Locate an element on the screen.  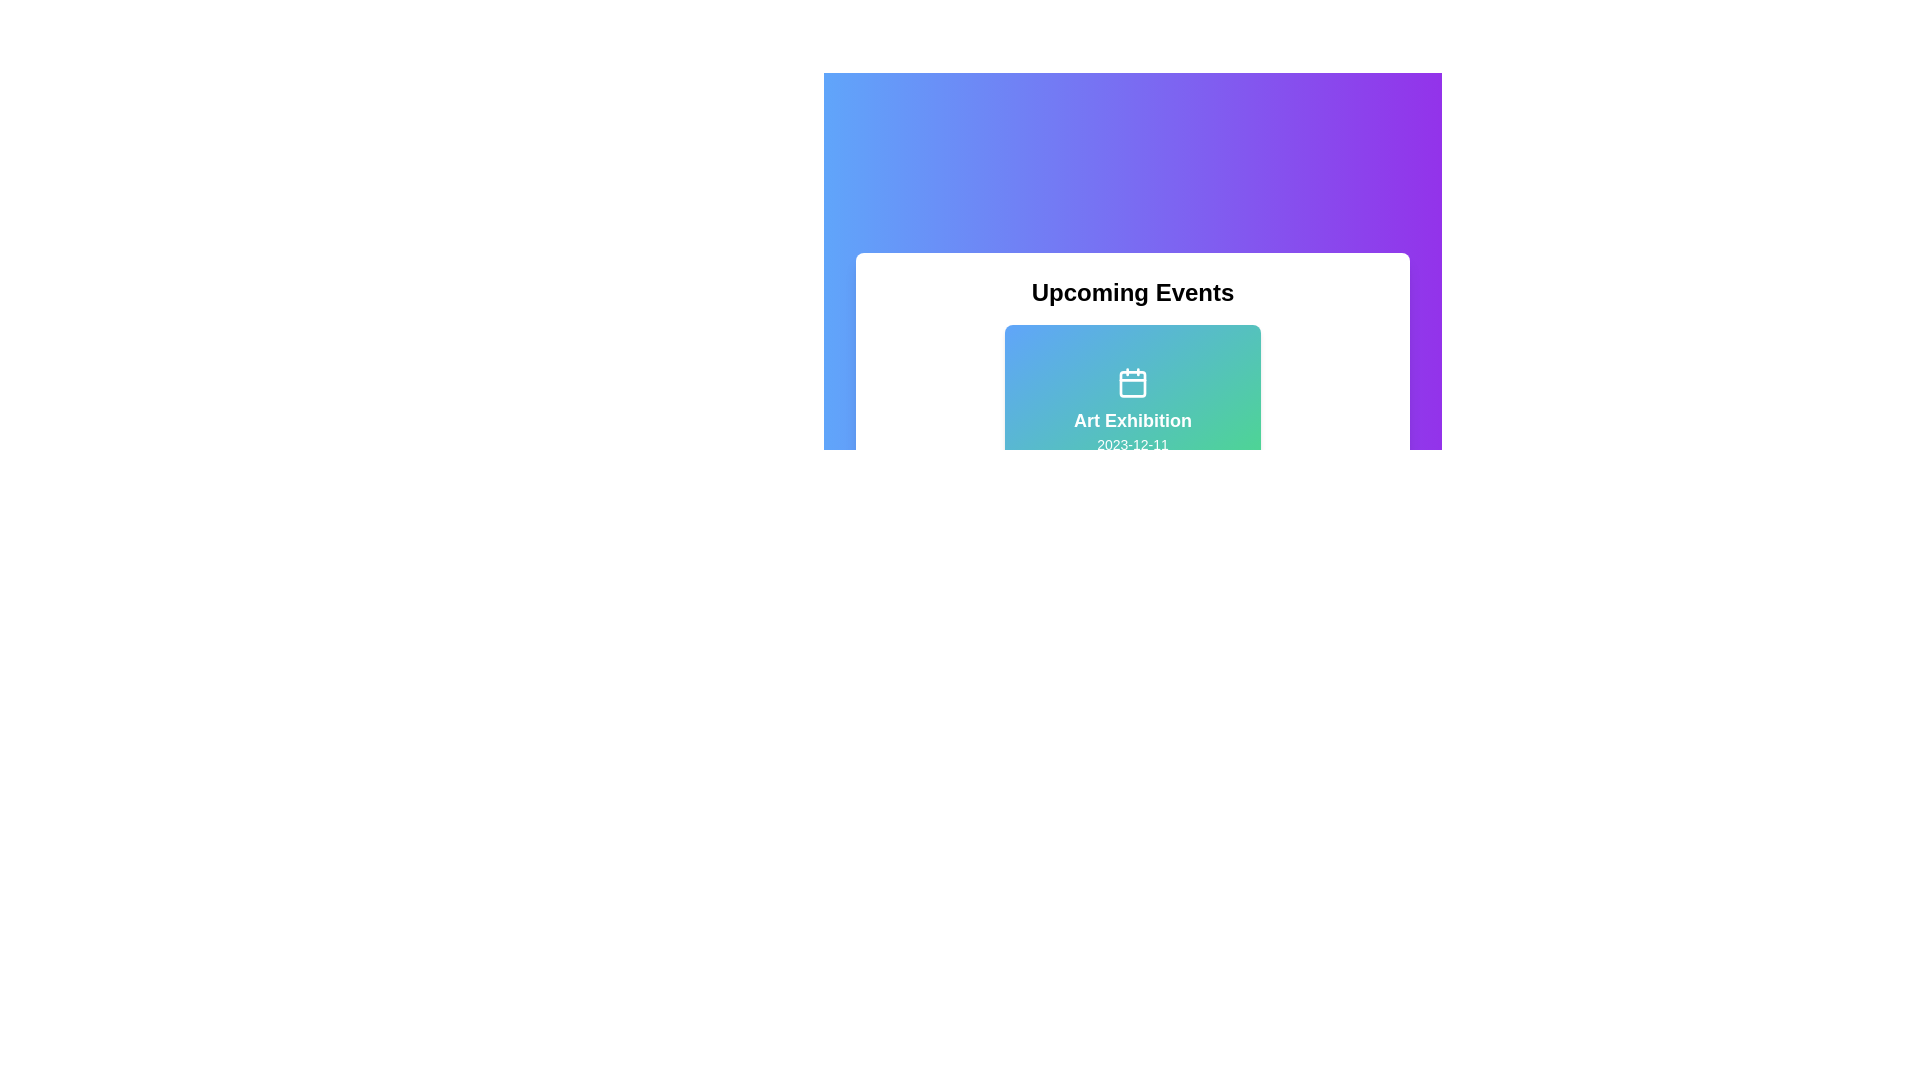
date displayed on the text label showing '2023-12-11', which is styled in white color and positioned beneath the title 'Art Exhibition' is located at coordinates (1132, 443).